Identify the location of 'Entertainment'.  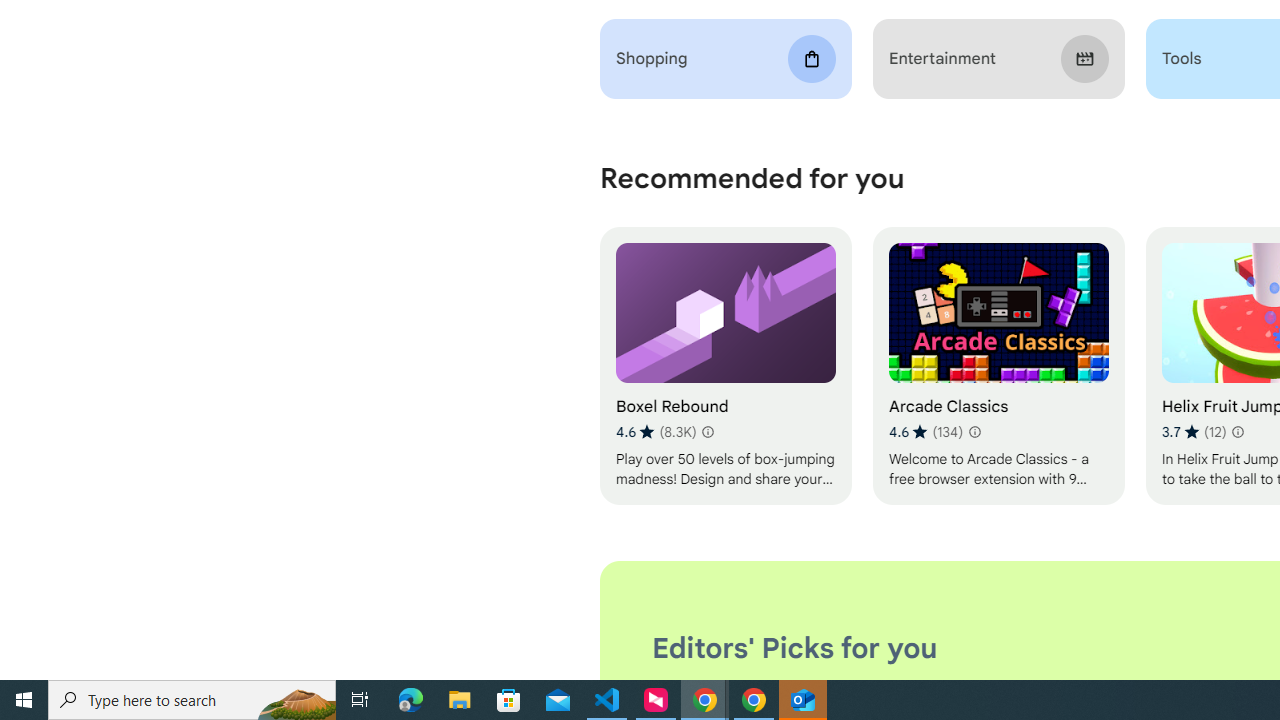
(998, 58).